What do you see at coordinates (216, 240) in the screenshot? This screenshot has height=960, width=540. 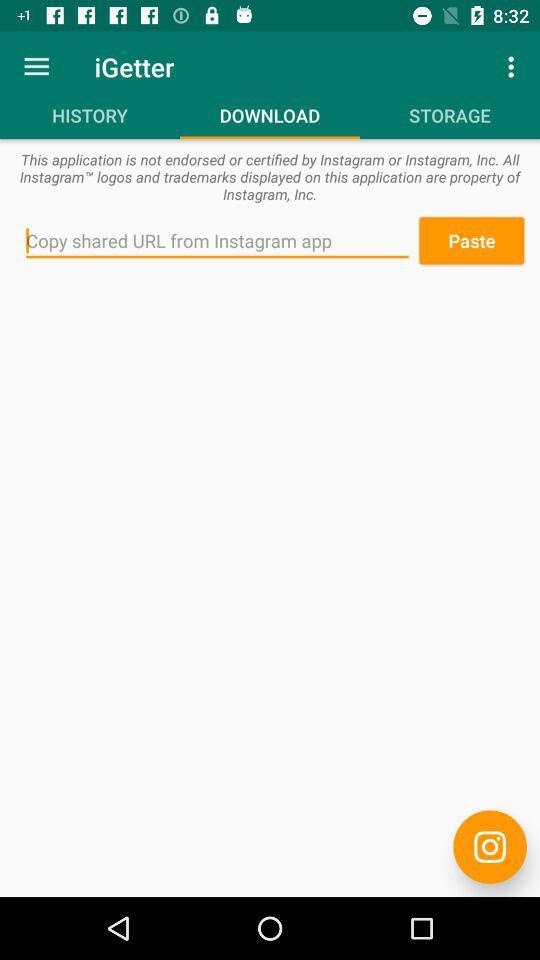 I see `paste url to screenshot and load media` at bounding box center [216, 240].